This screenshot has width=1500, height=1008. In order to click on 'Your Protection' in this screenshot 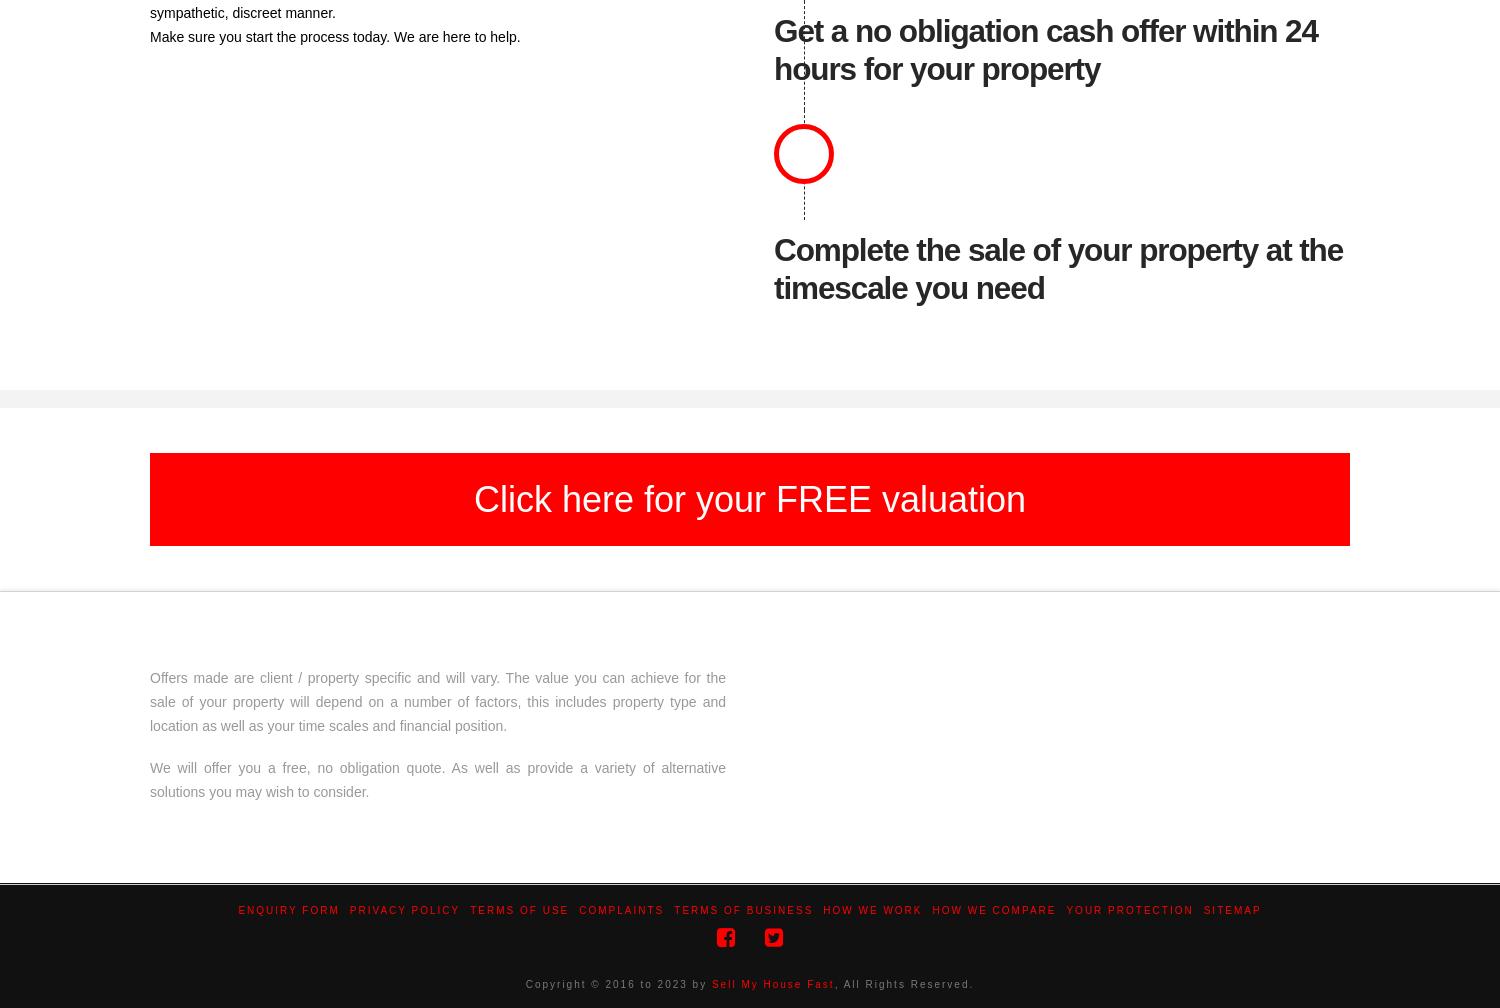, I will do `click(1065, 910)`.